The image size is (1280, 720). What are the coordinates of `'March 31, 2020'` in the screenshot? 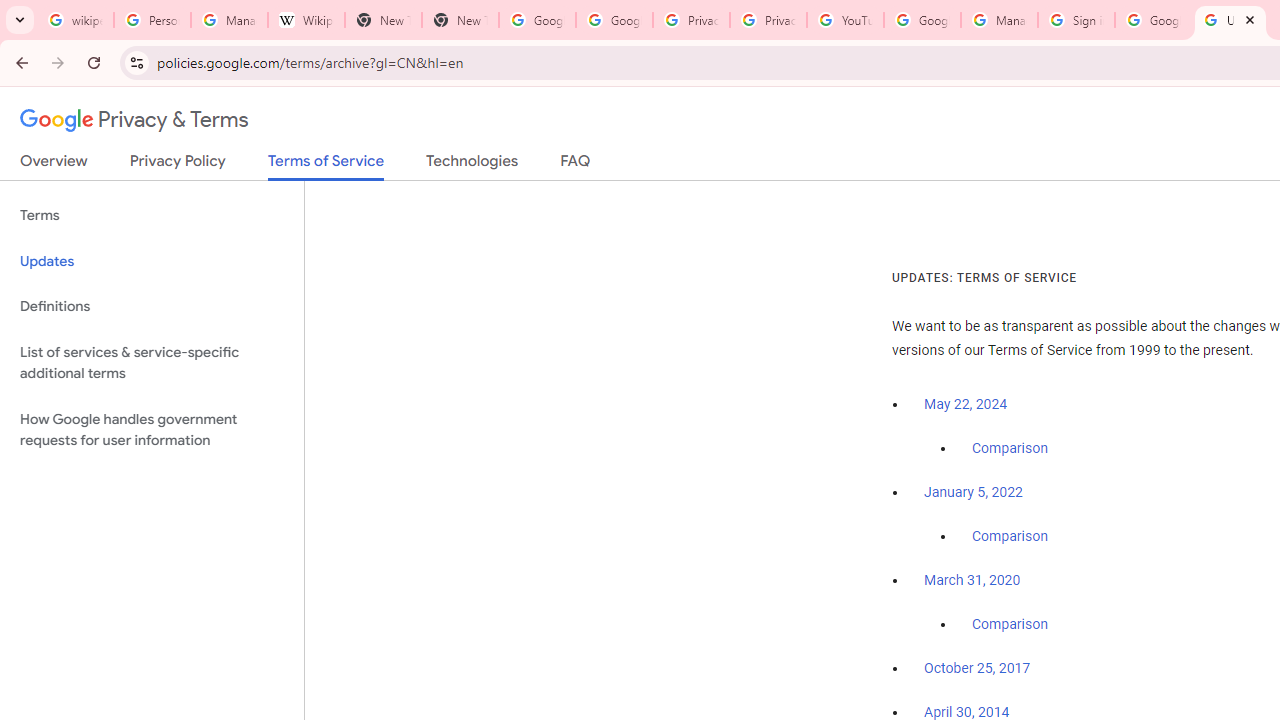 It's located at (972, 580).